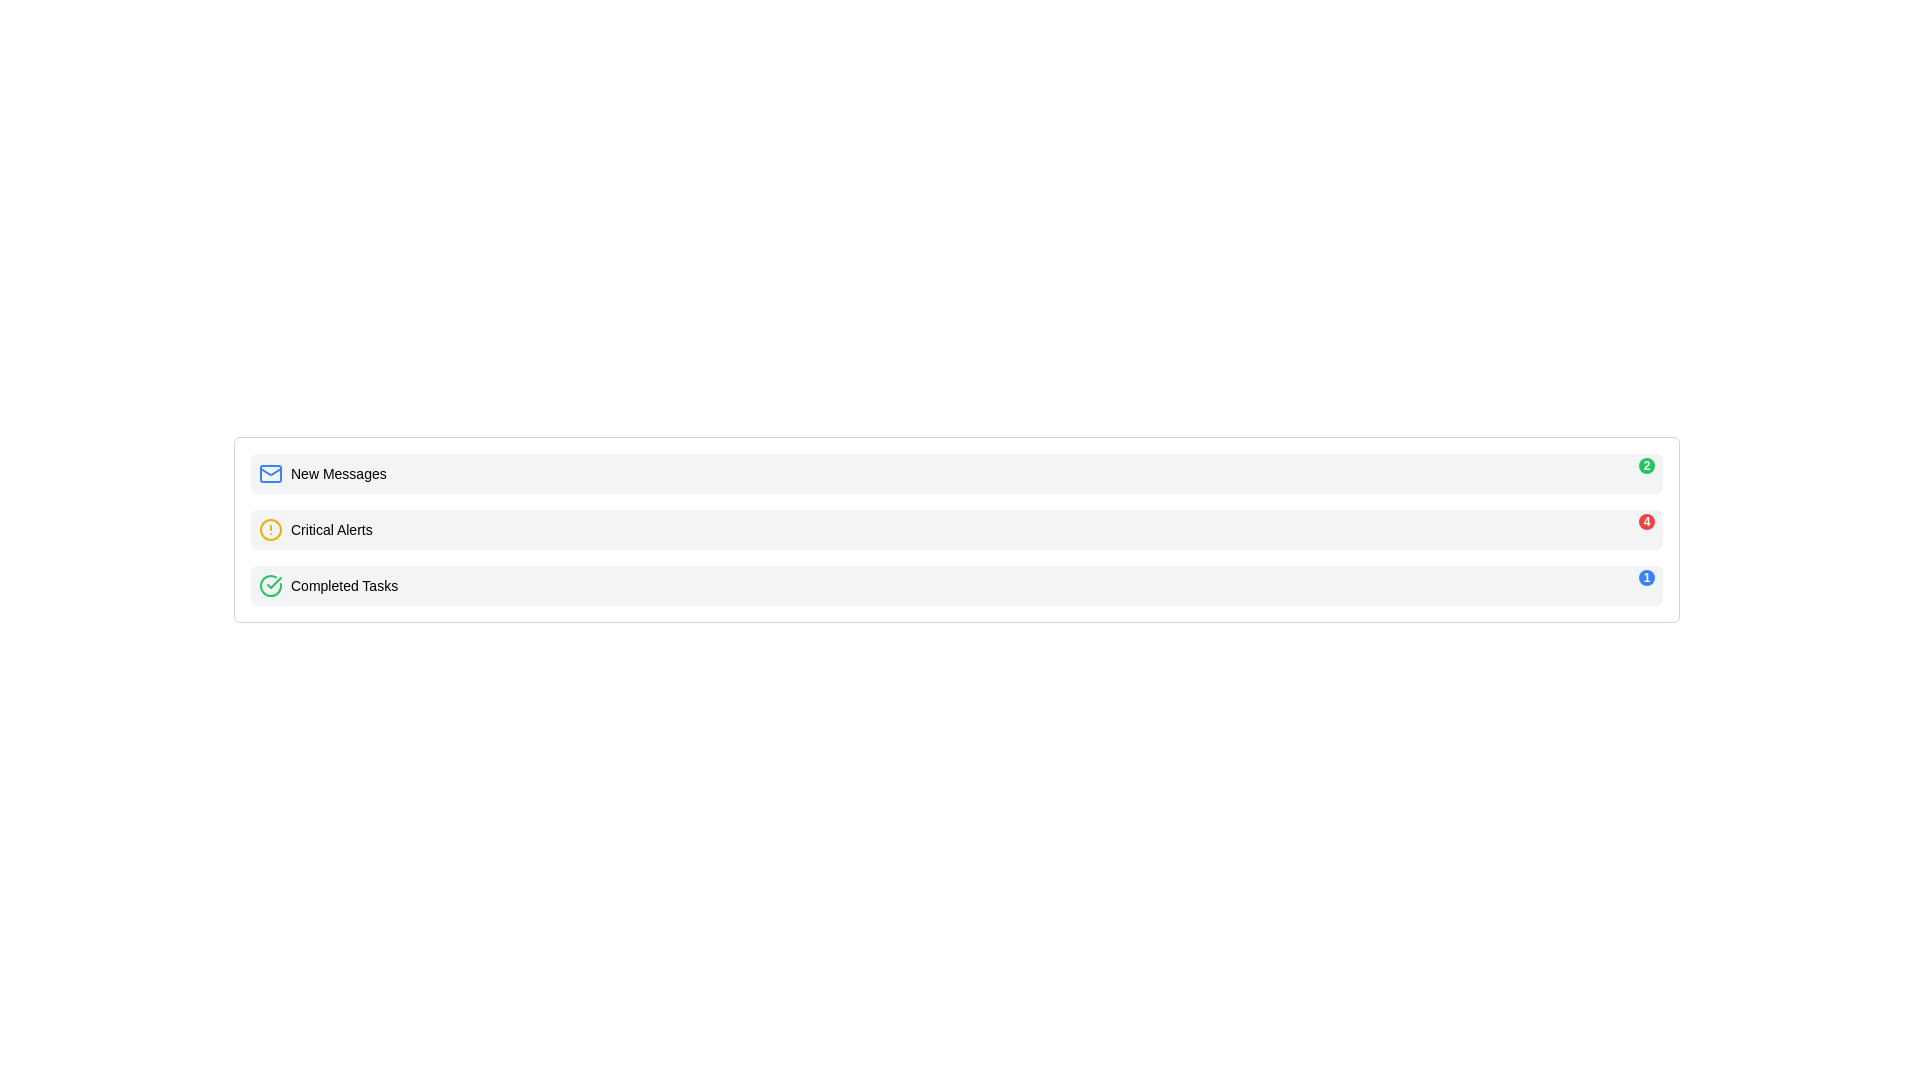 This screenshot has height=1080, width=1920. Describe the element at coordinates (1646, 579) in the screenshot. I see `the notification badge displaying the number '1' located at the top-right corner of the 'Completed Tasks' panel` at that location.